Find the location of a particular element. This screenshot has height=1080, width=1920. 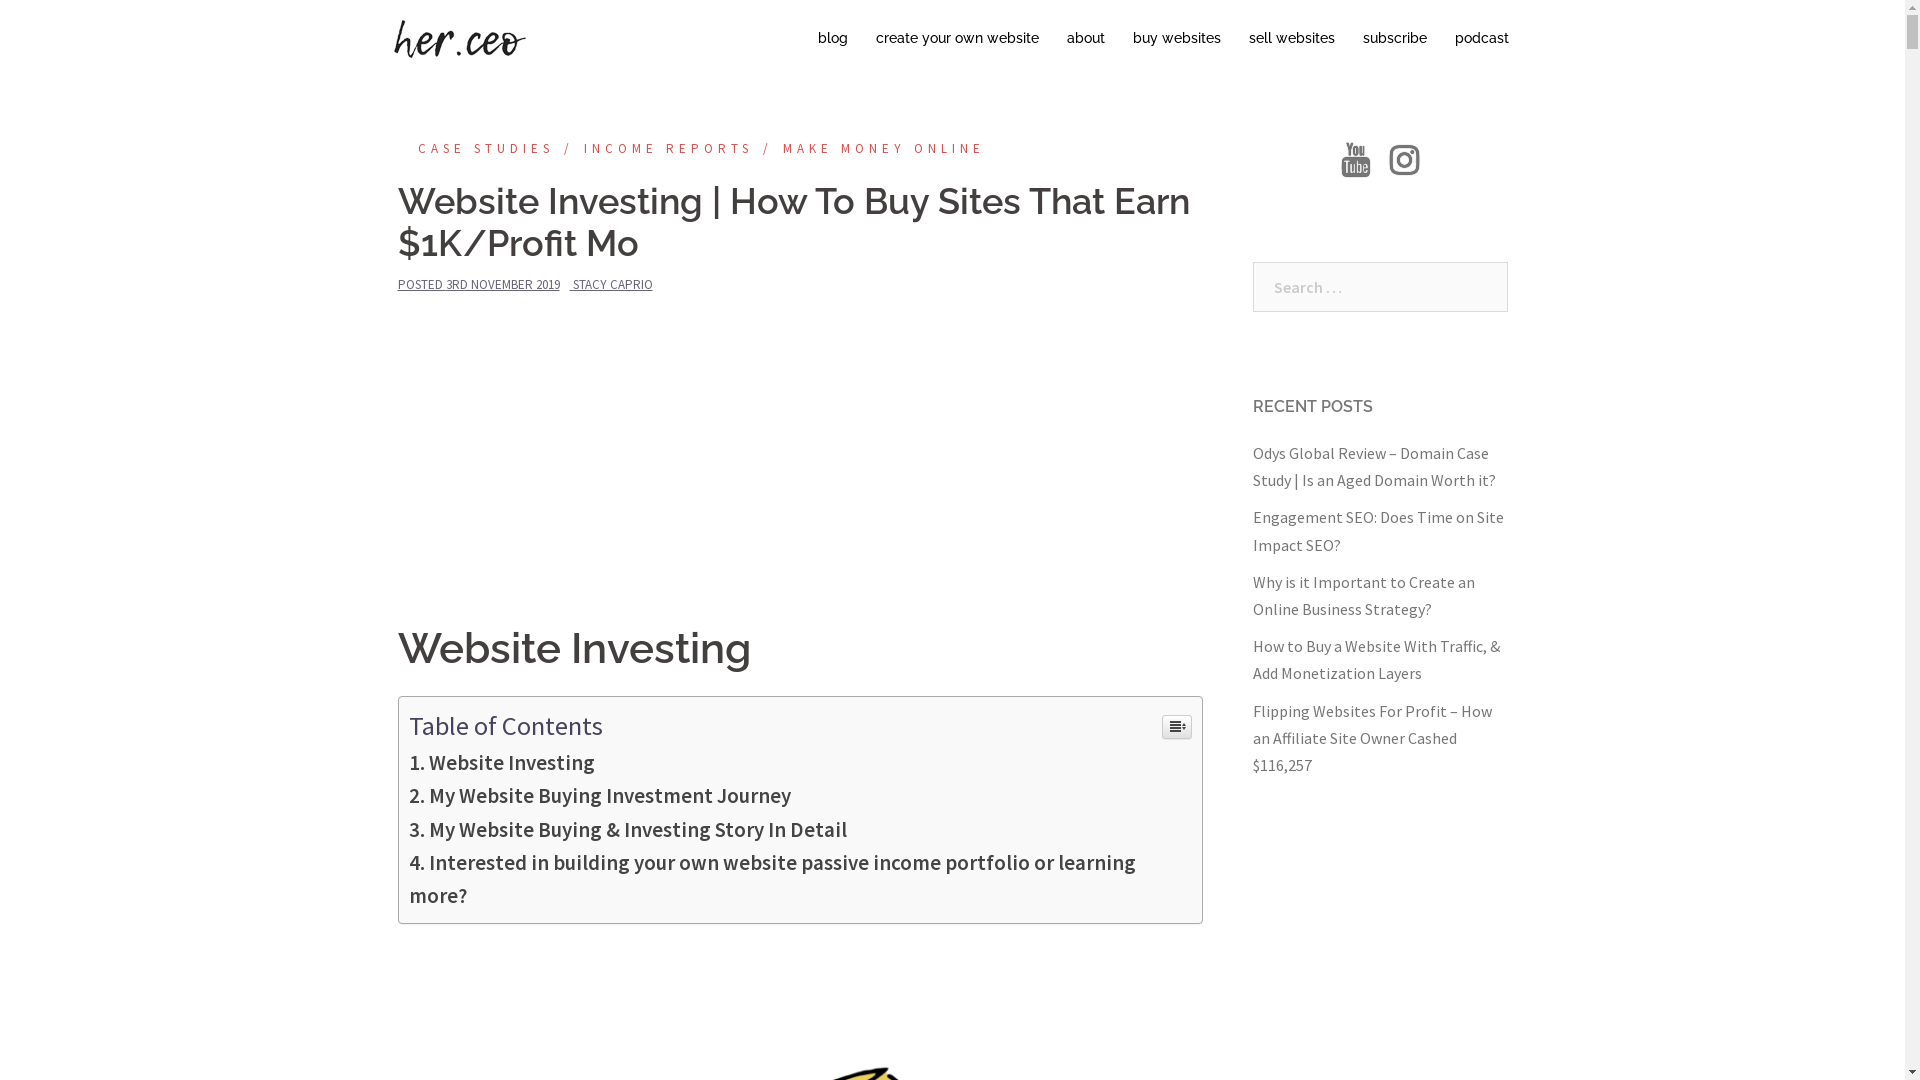

'Website Investing' is located at coordinates (500, 762).